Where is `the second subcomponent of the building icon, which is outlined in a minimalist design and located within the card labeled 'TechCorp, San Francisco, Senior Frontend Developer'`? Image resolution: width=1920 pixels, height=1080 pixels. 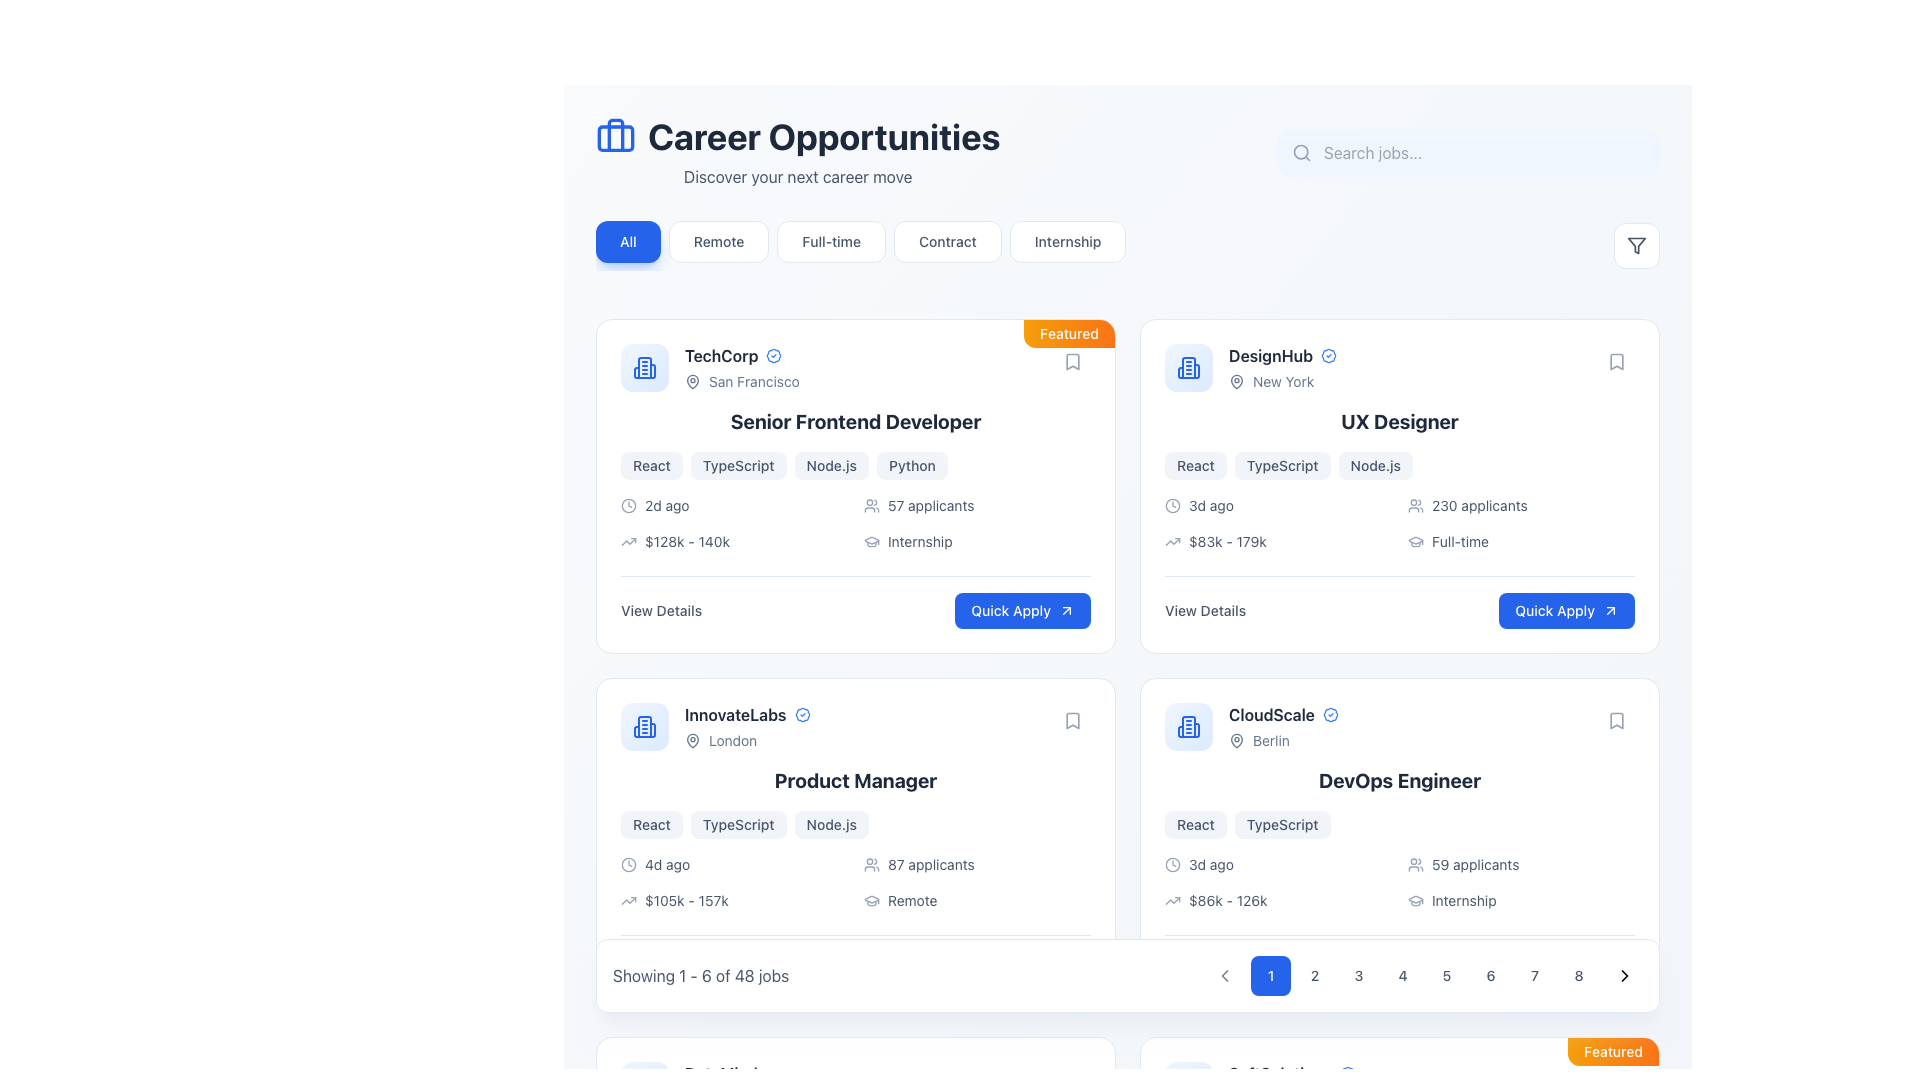 the second subcomponent of the building icon, which is outlined in a minimalist design and located within the card labeled 'TechCorp, San Francisco, Senior Frontend Developer' is located at coordinates (636, 373).